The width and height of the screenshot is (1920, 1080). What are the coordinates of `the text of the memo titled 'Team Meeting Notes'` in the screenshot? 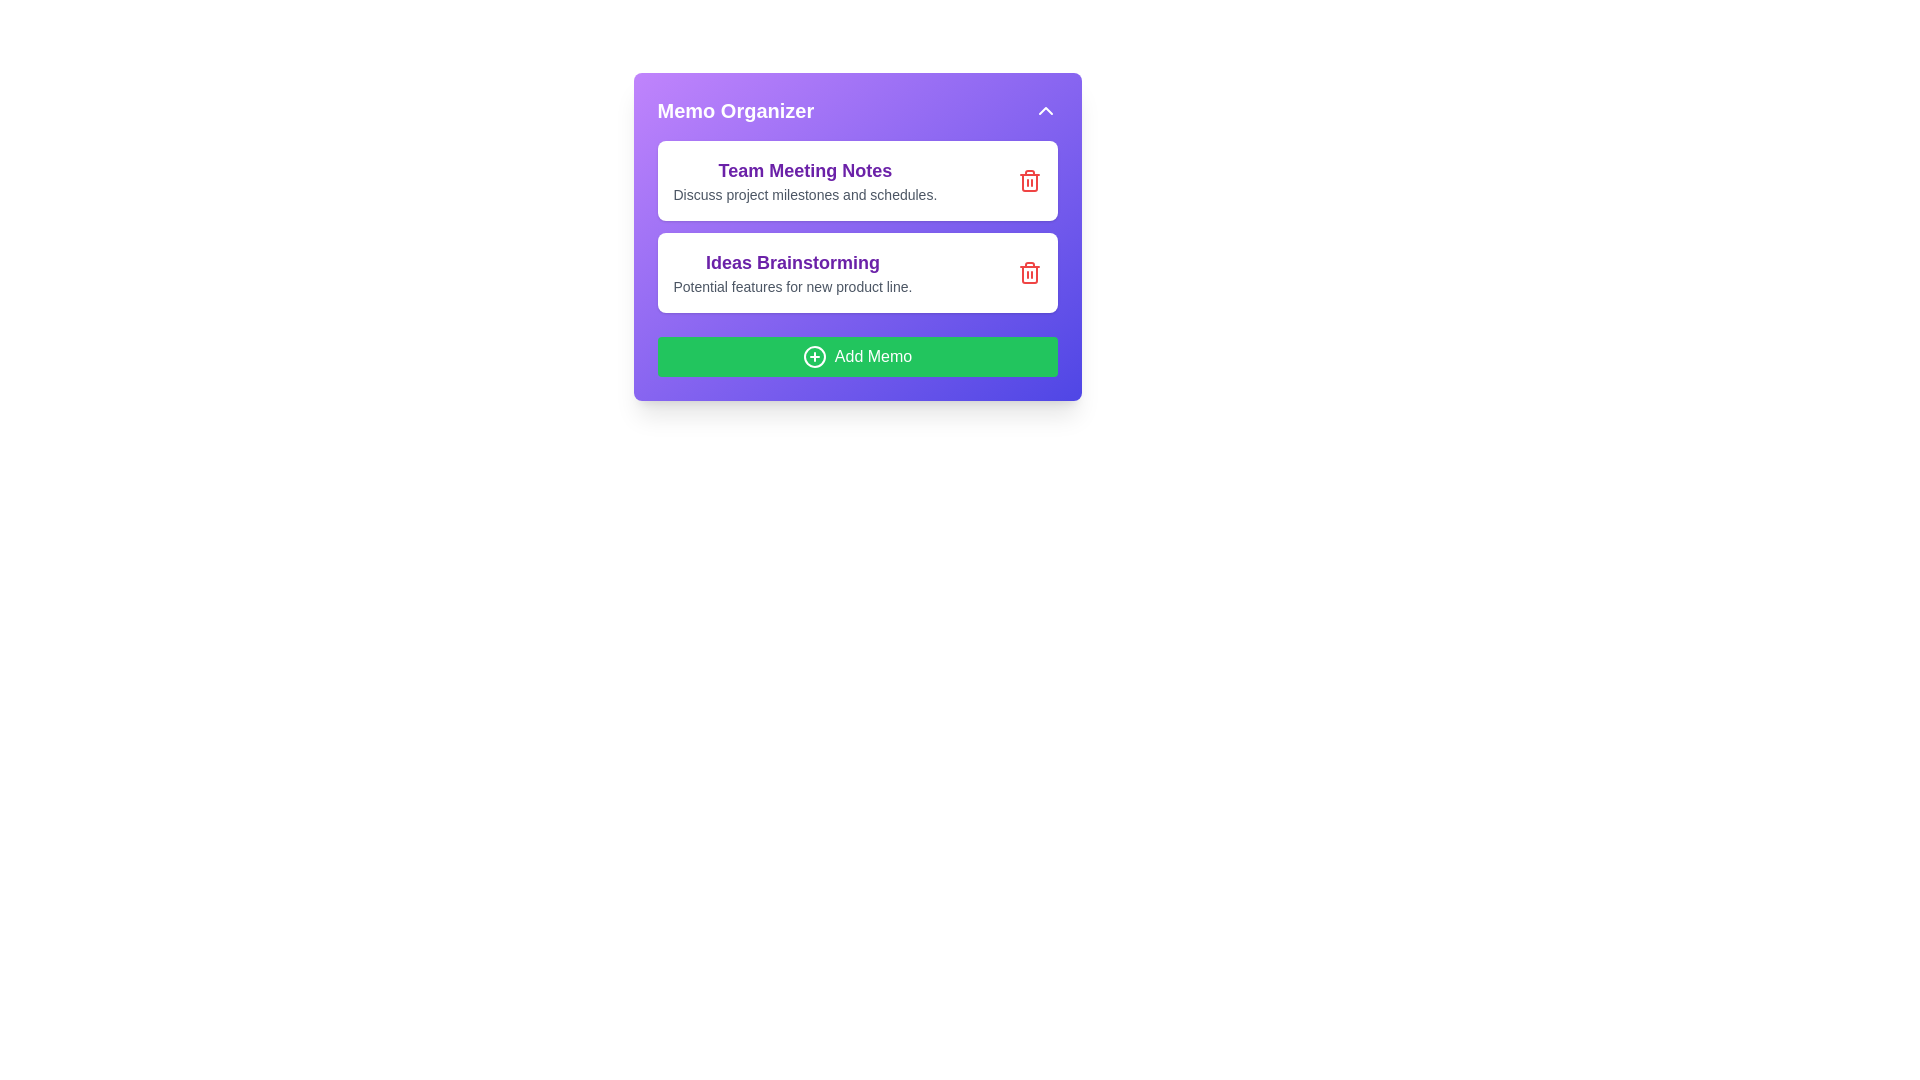 It's located at (805, 169).